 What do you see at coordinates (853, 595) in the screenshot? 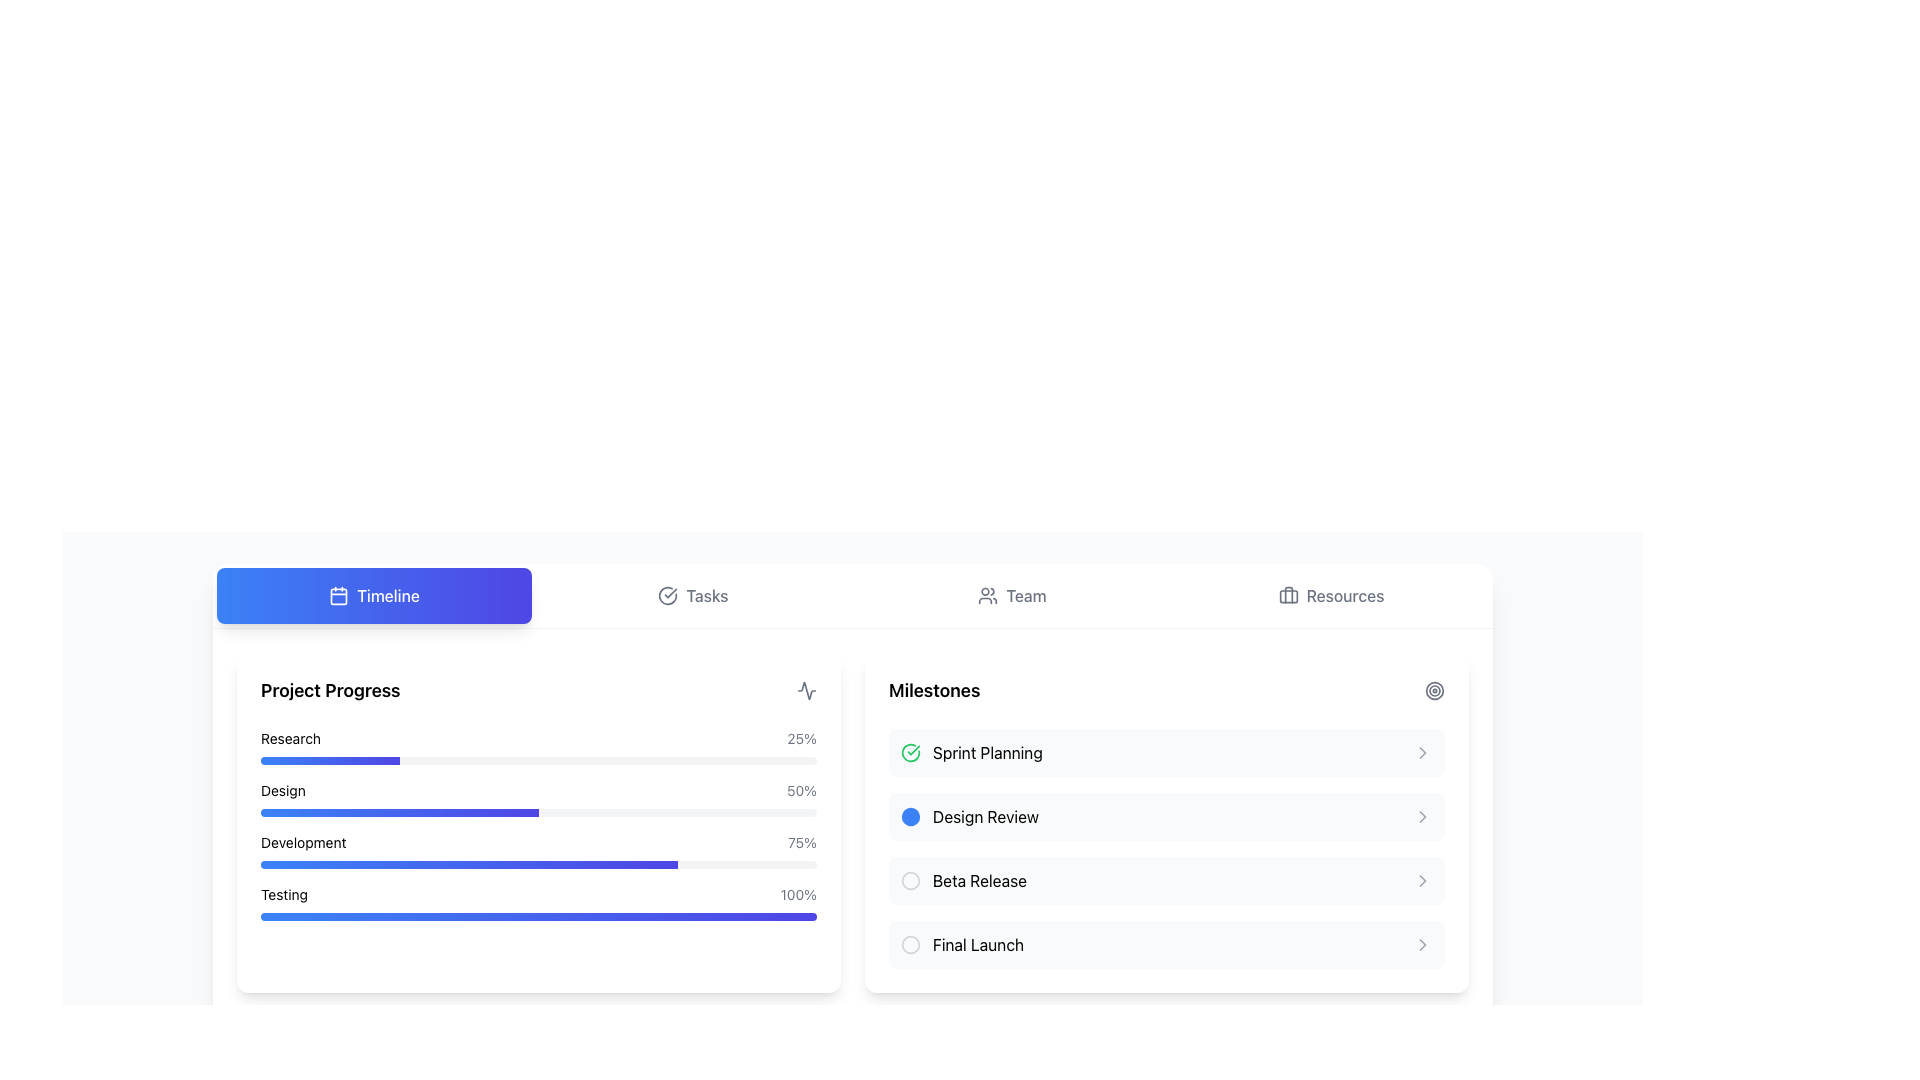
I see `the Tabbed navigation menu` at bounding box center [853, 595].